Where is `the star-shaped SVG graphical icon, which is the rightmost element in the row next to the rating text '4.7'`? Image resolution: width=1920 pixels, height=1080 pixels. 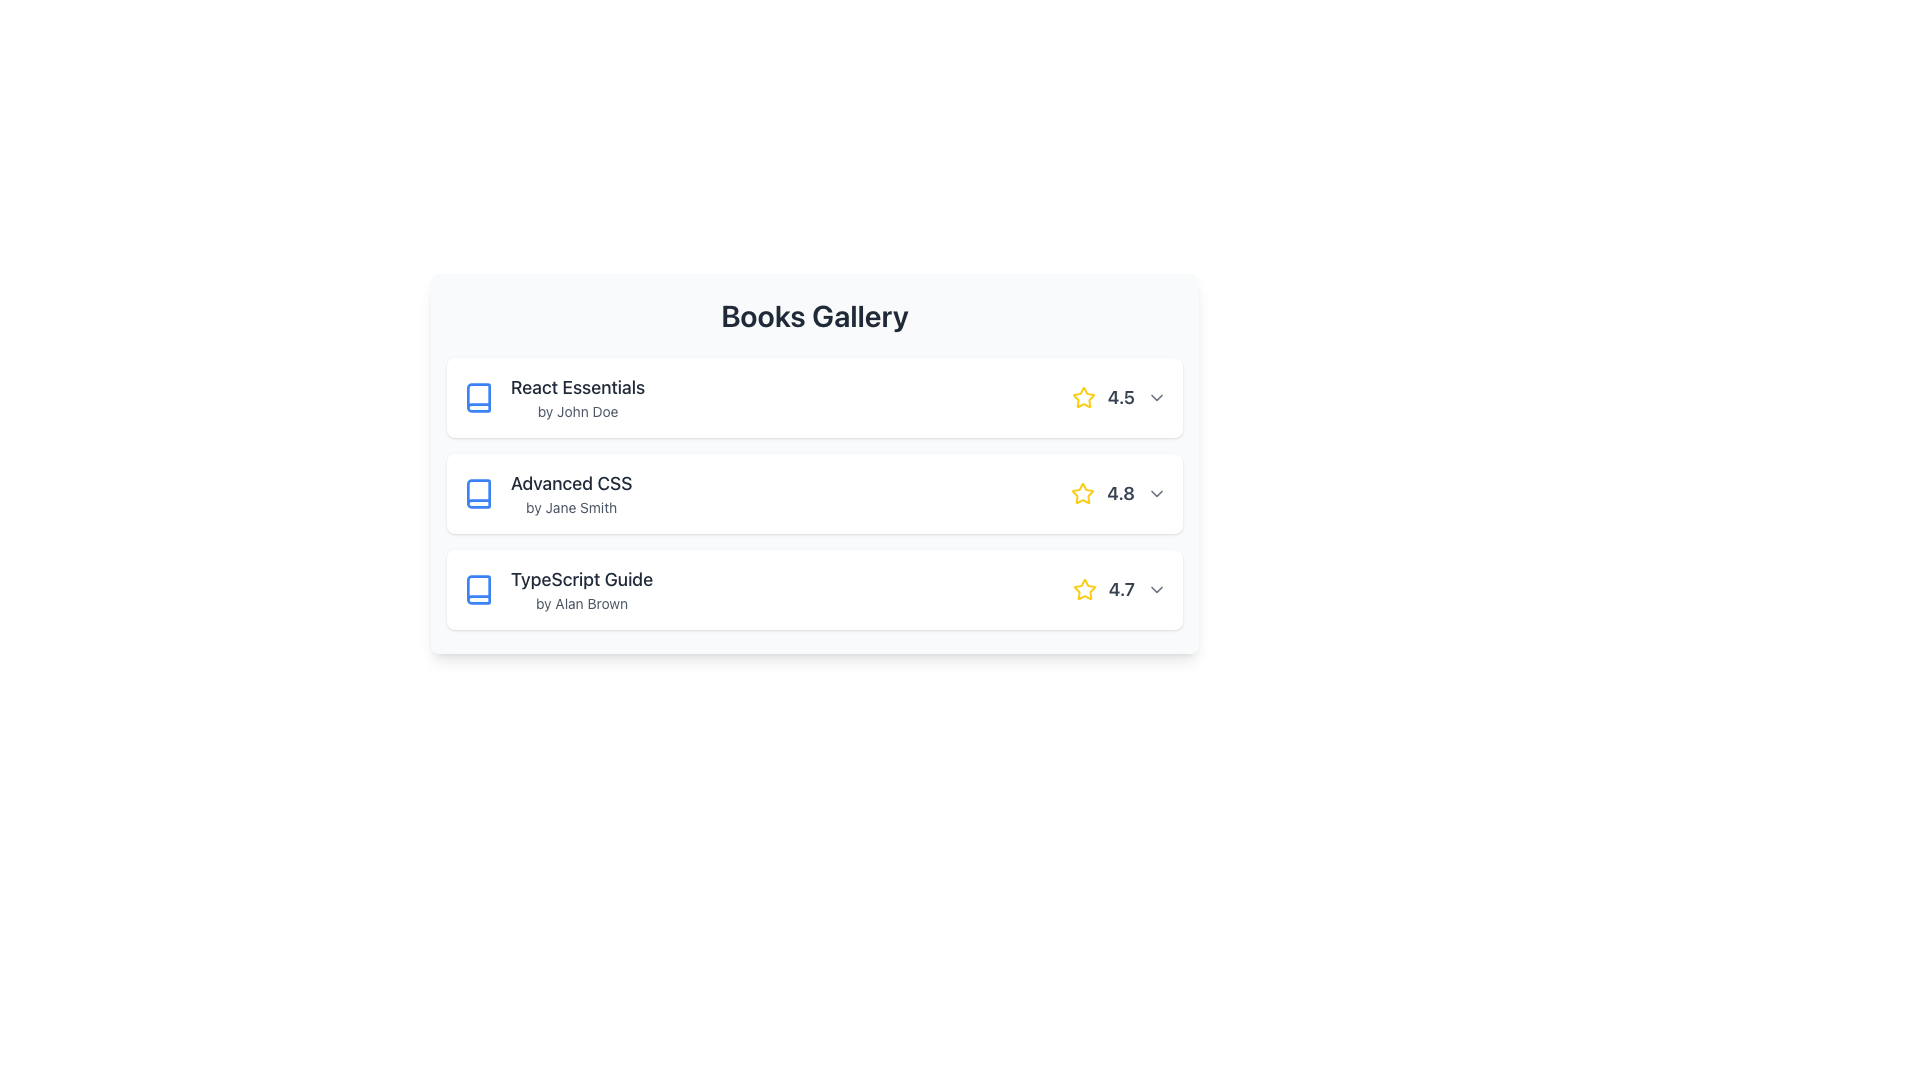 the star-shaped SVG graphical icon, which is the rightmost element in the row next to the rating text '4.7' is located at coordinates (1083, 588).